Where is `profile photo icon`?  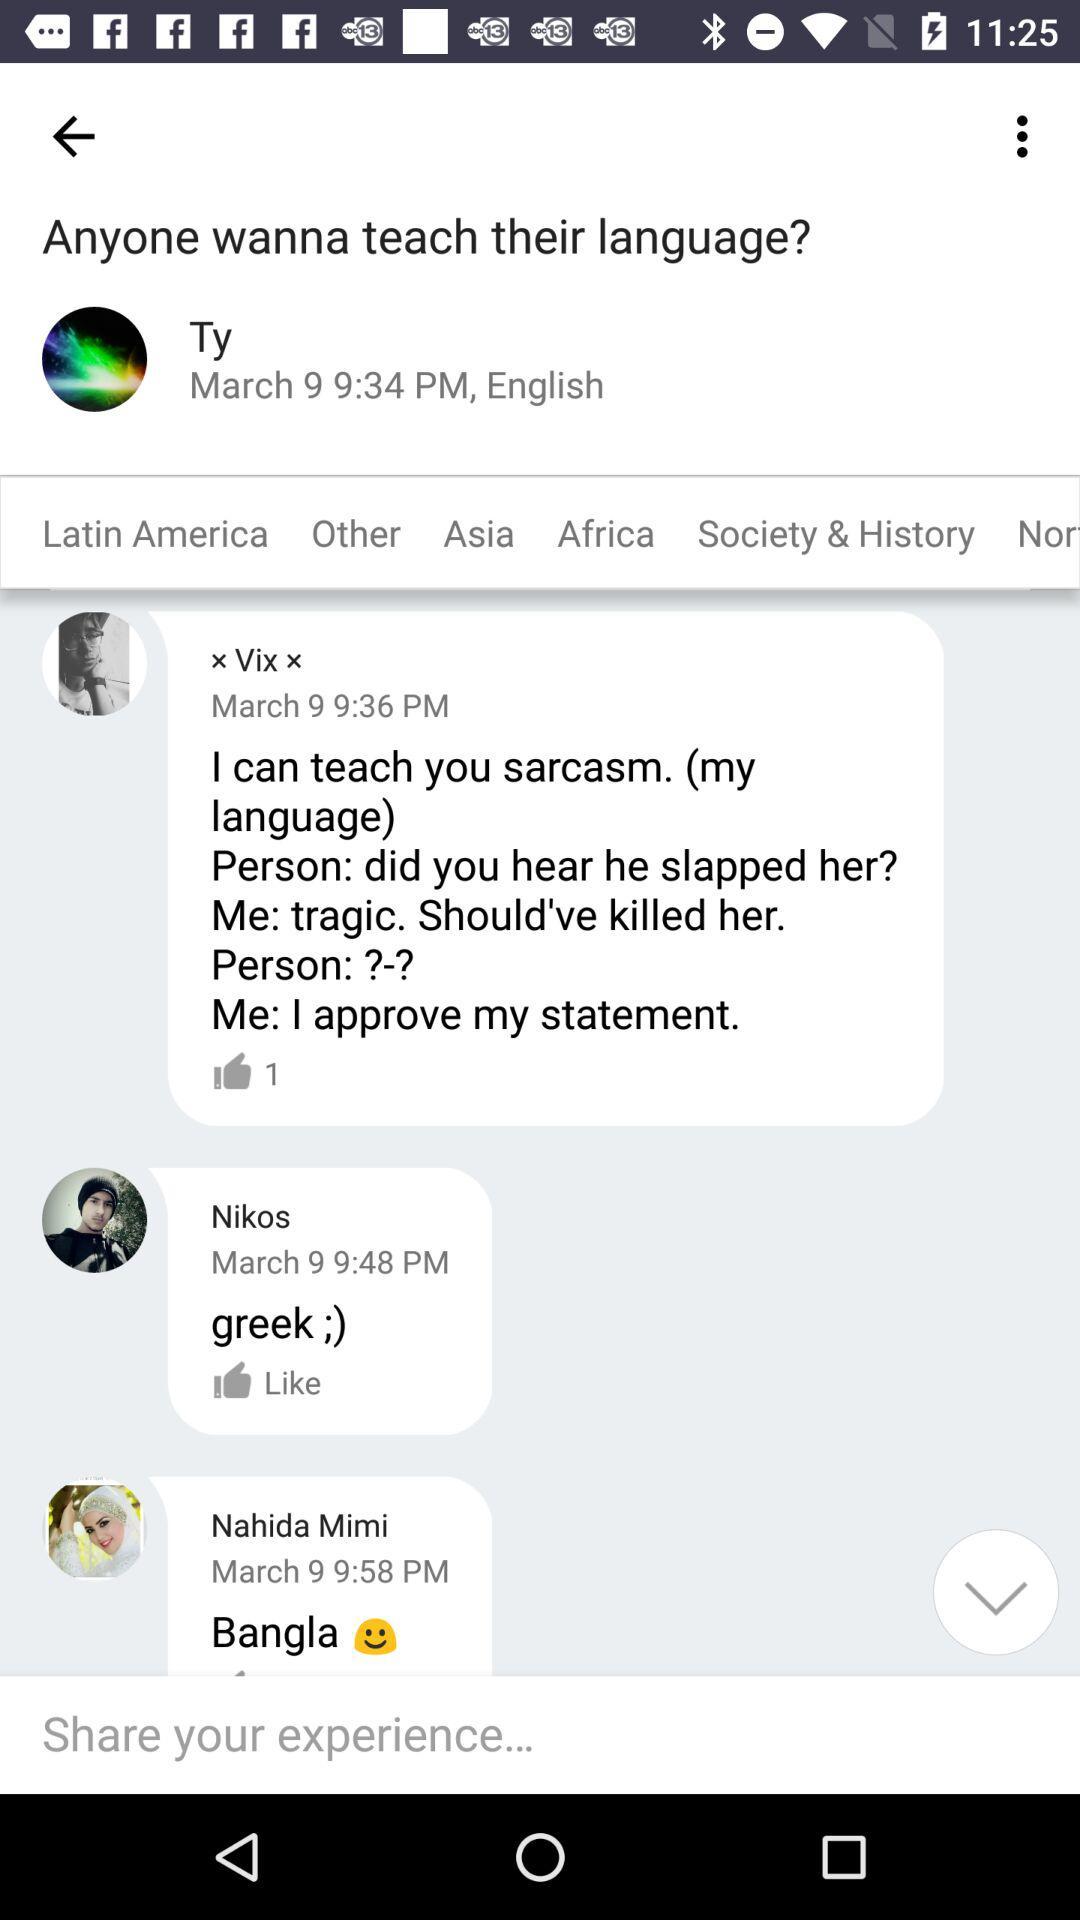
profile photo icon is located at coordinates (94, 1219).